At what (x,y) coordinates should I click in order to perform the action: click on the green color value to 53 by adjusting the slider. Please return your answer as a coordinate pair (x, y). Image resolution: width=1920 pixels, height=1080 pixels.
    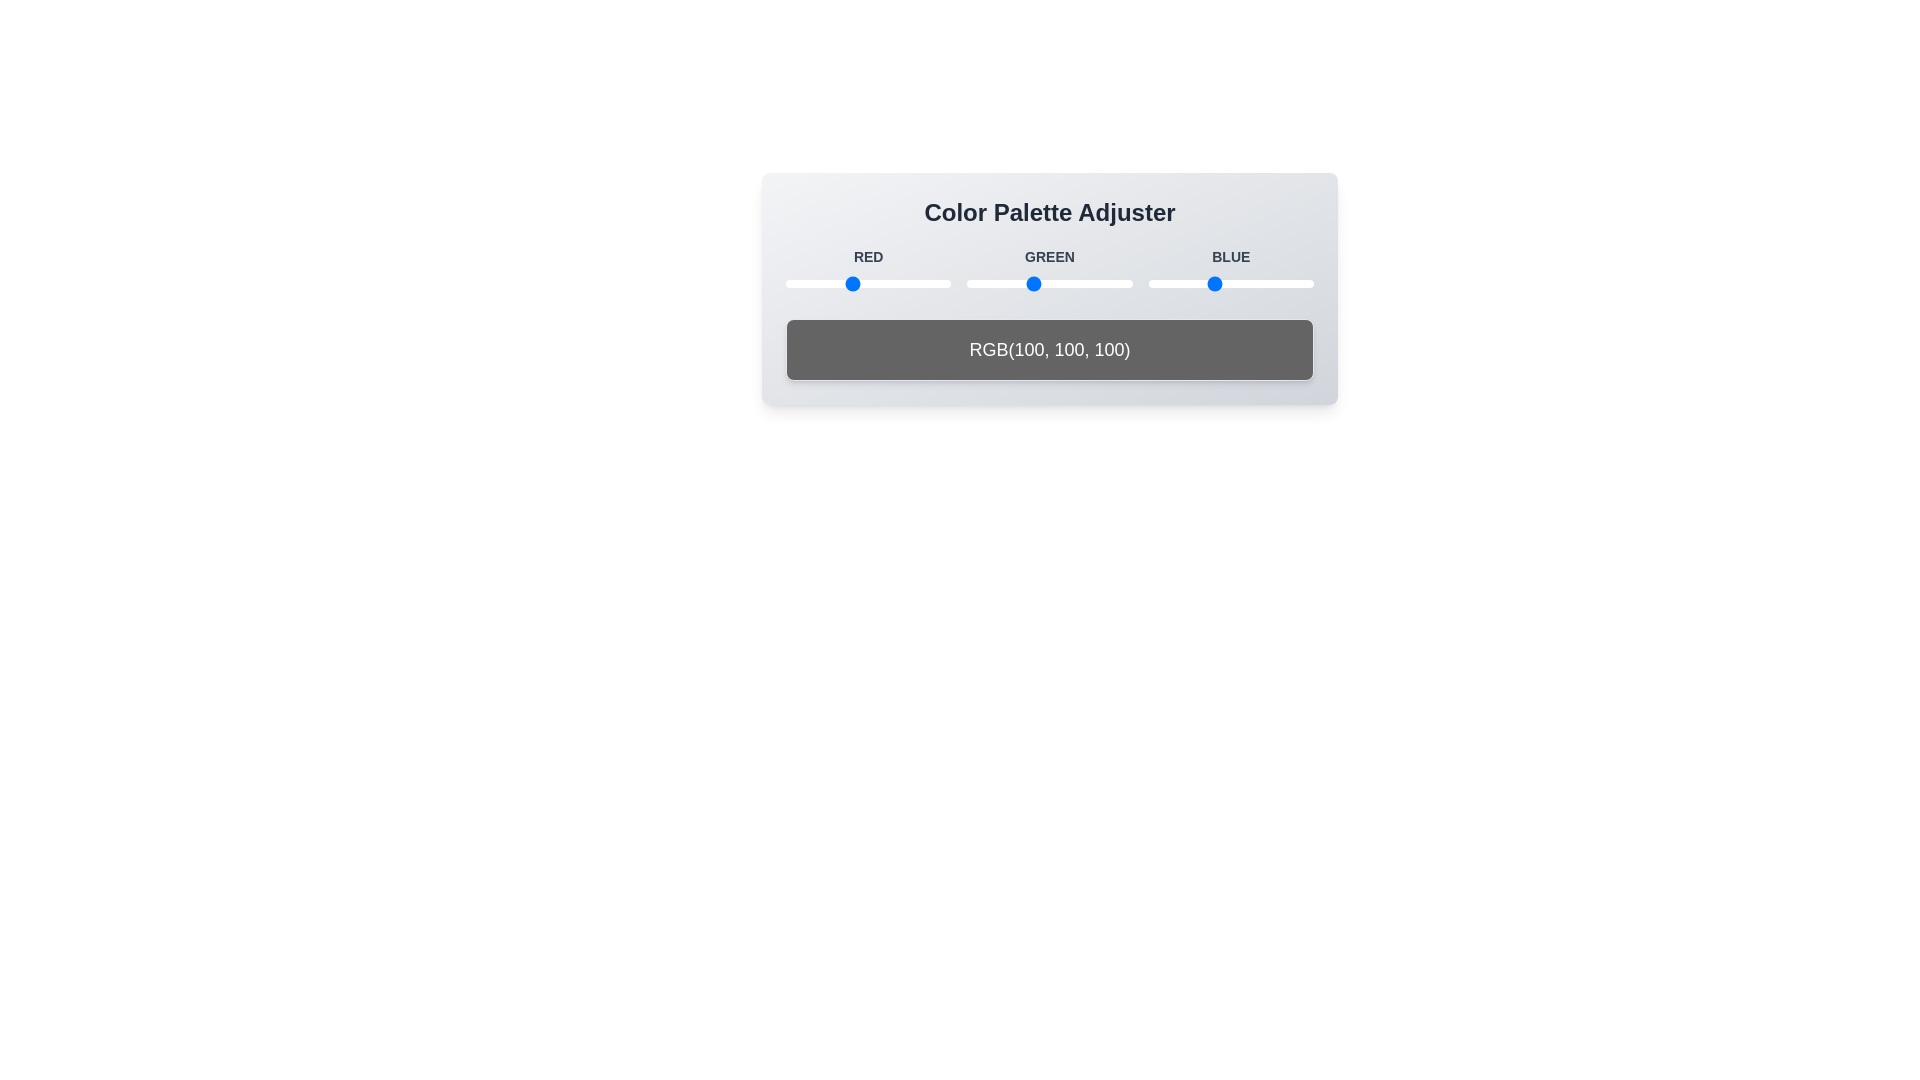
    Looking at the image, I should click on (1001, 284).